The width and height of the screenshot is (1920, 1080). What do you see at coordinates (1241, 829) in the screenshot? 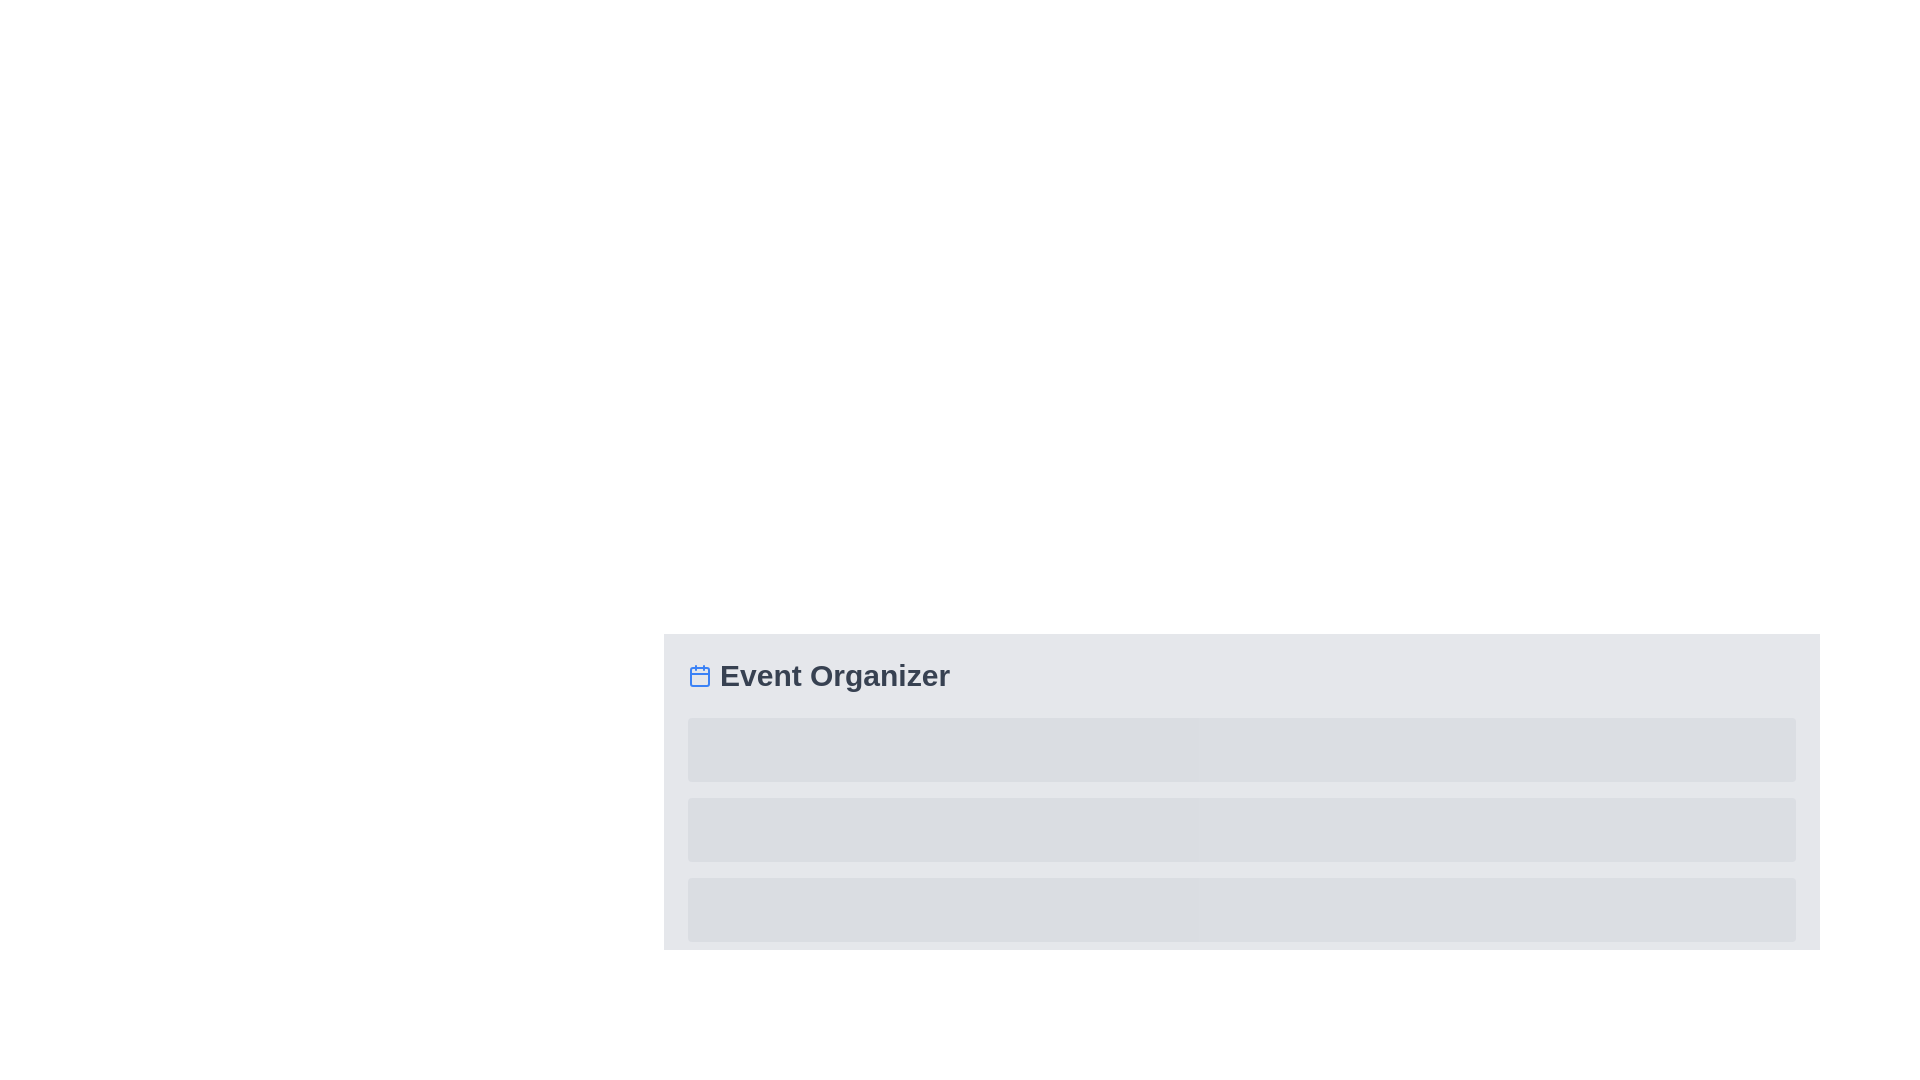
I see `the second loading placeholder, which is a horizontal rectangular component with a light gray background and rounded corners, indicating a loading state` at bounding box center [1241, 829].